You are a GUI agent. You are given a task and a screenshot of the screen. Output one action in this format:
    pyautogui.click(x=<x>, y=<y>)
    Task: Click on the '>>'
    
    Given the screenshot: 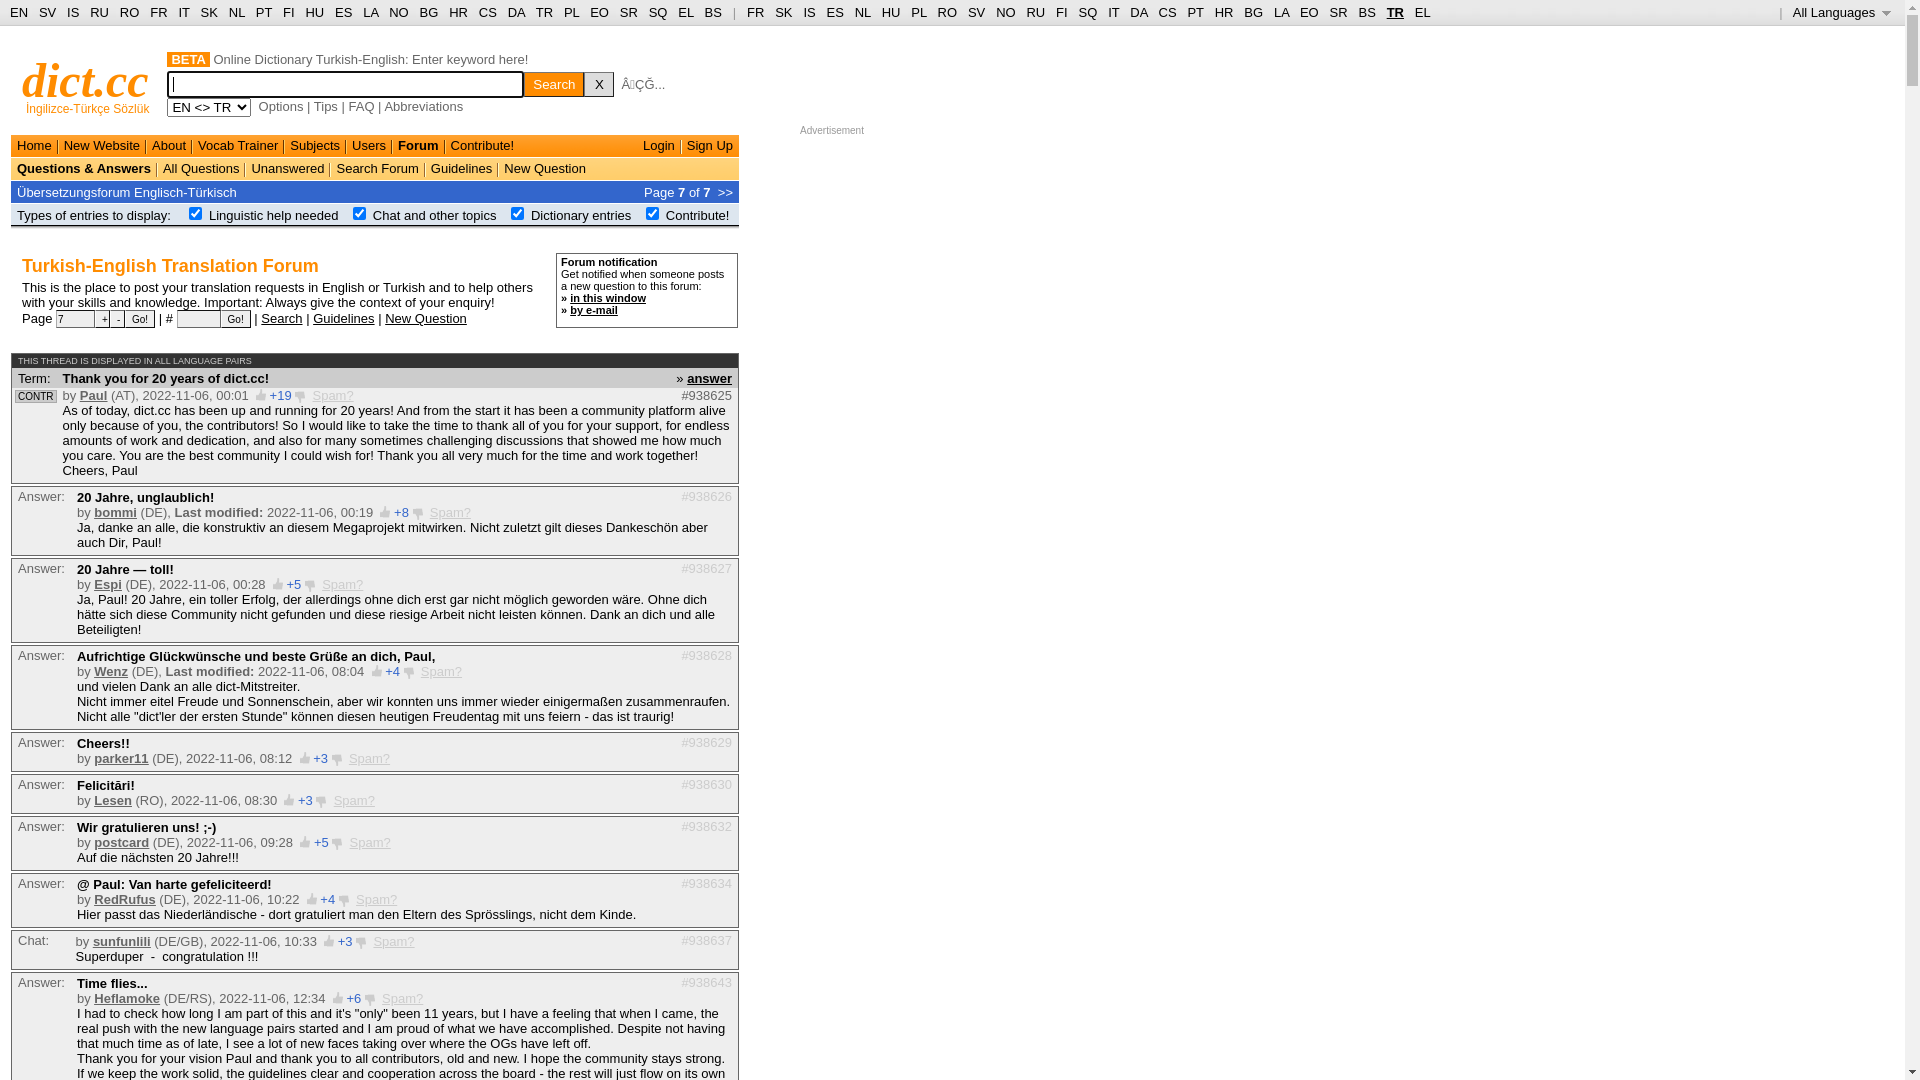 What is the action you would take?
    pyautogui.click(x=718, y=191)
    